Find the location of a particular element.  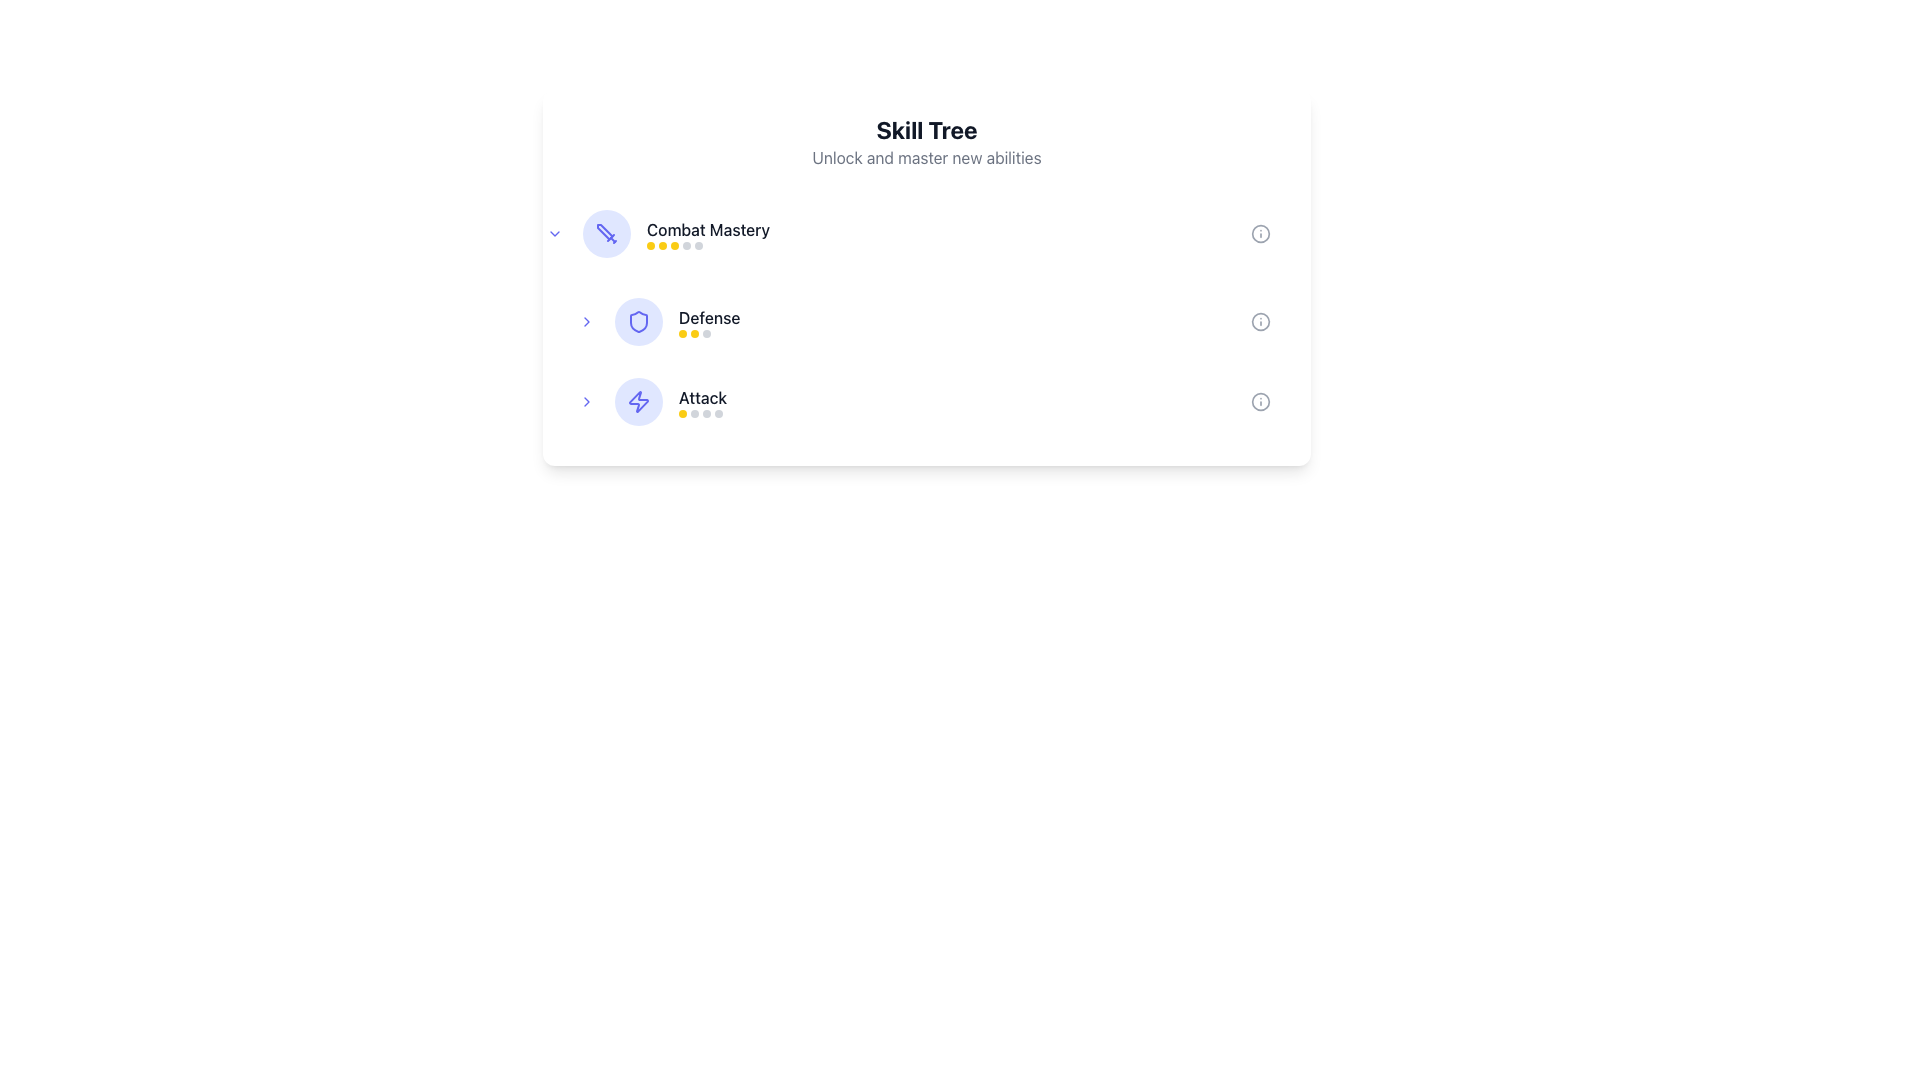

the static text element containing the phrase 'Unlock and master new abilities', which is styled in light gray and positioned below the 'Skill Tree' heading is located at coordinates (925, 157).